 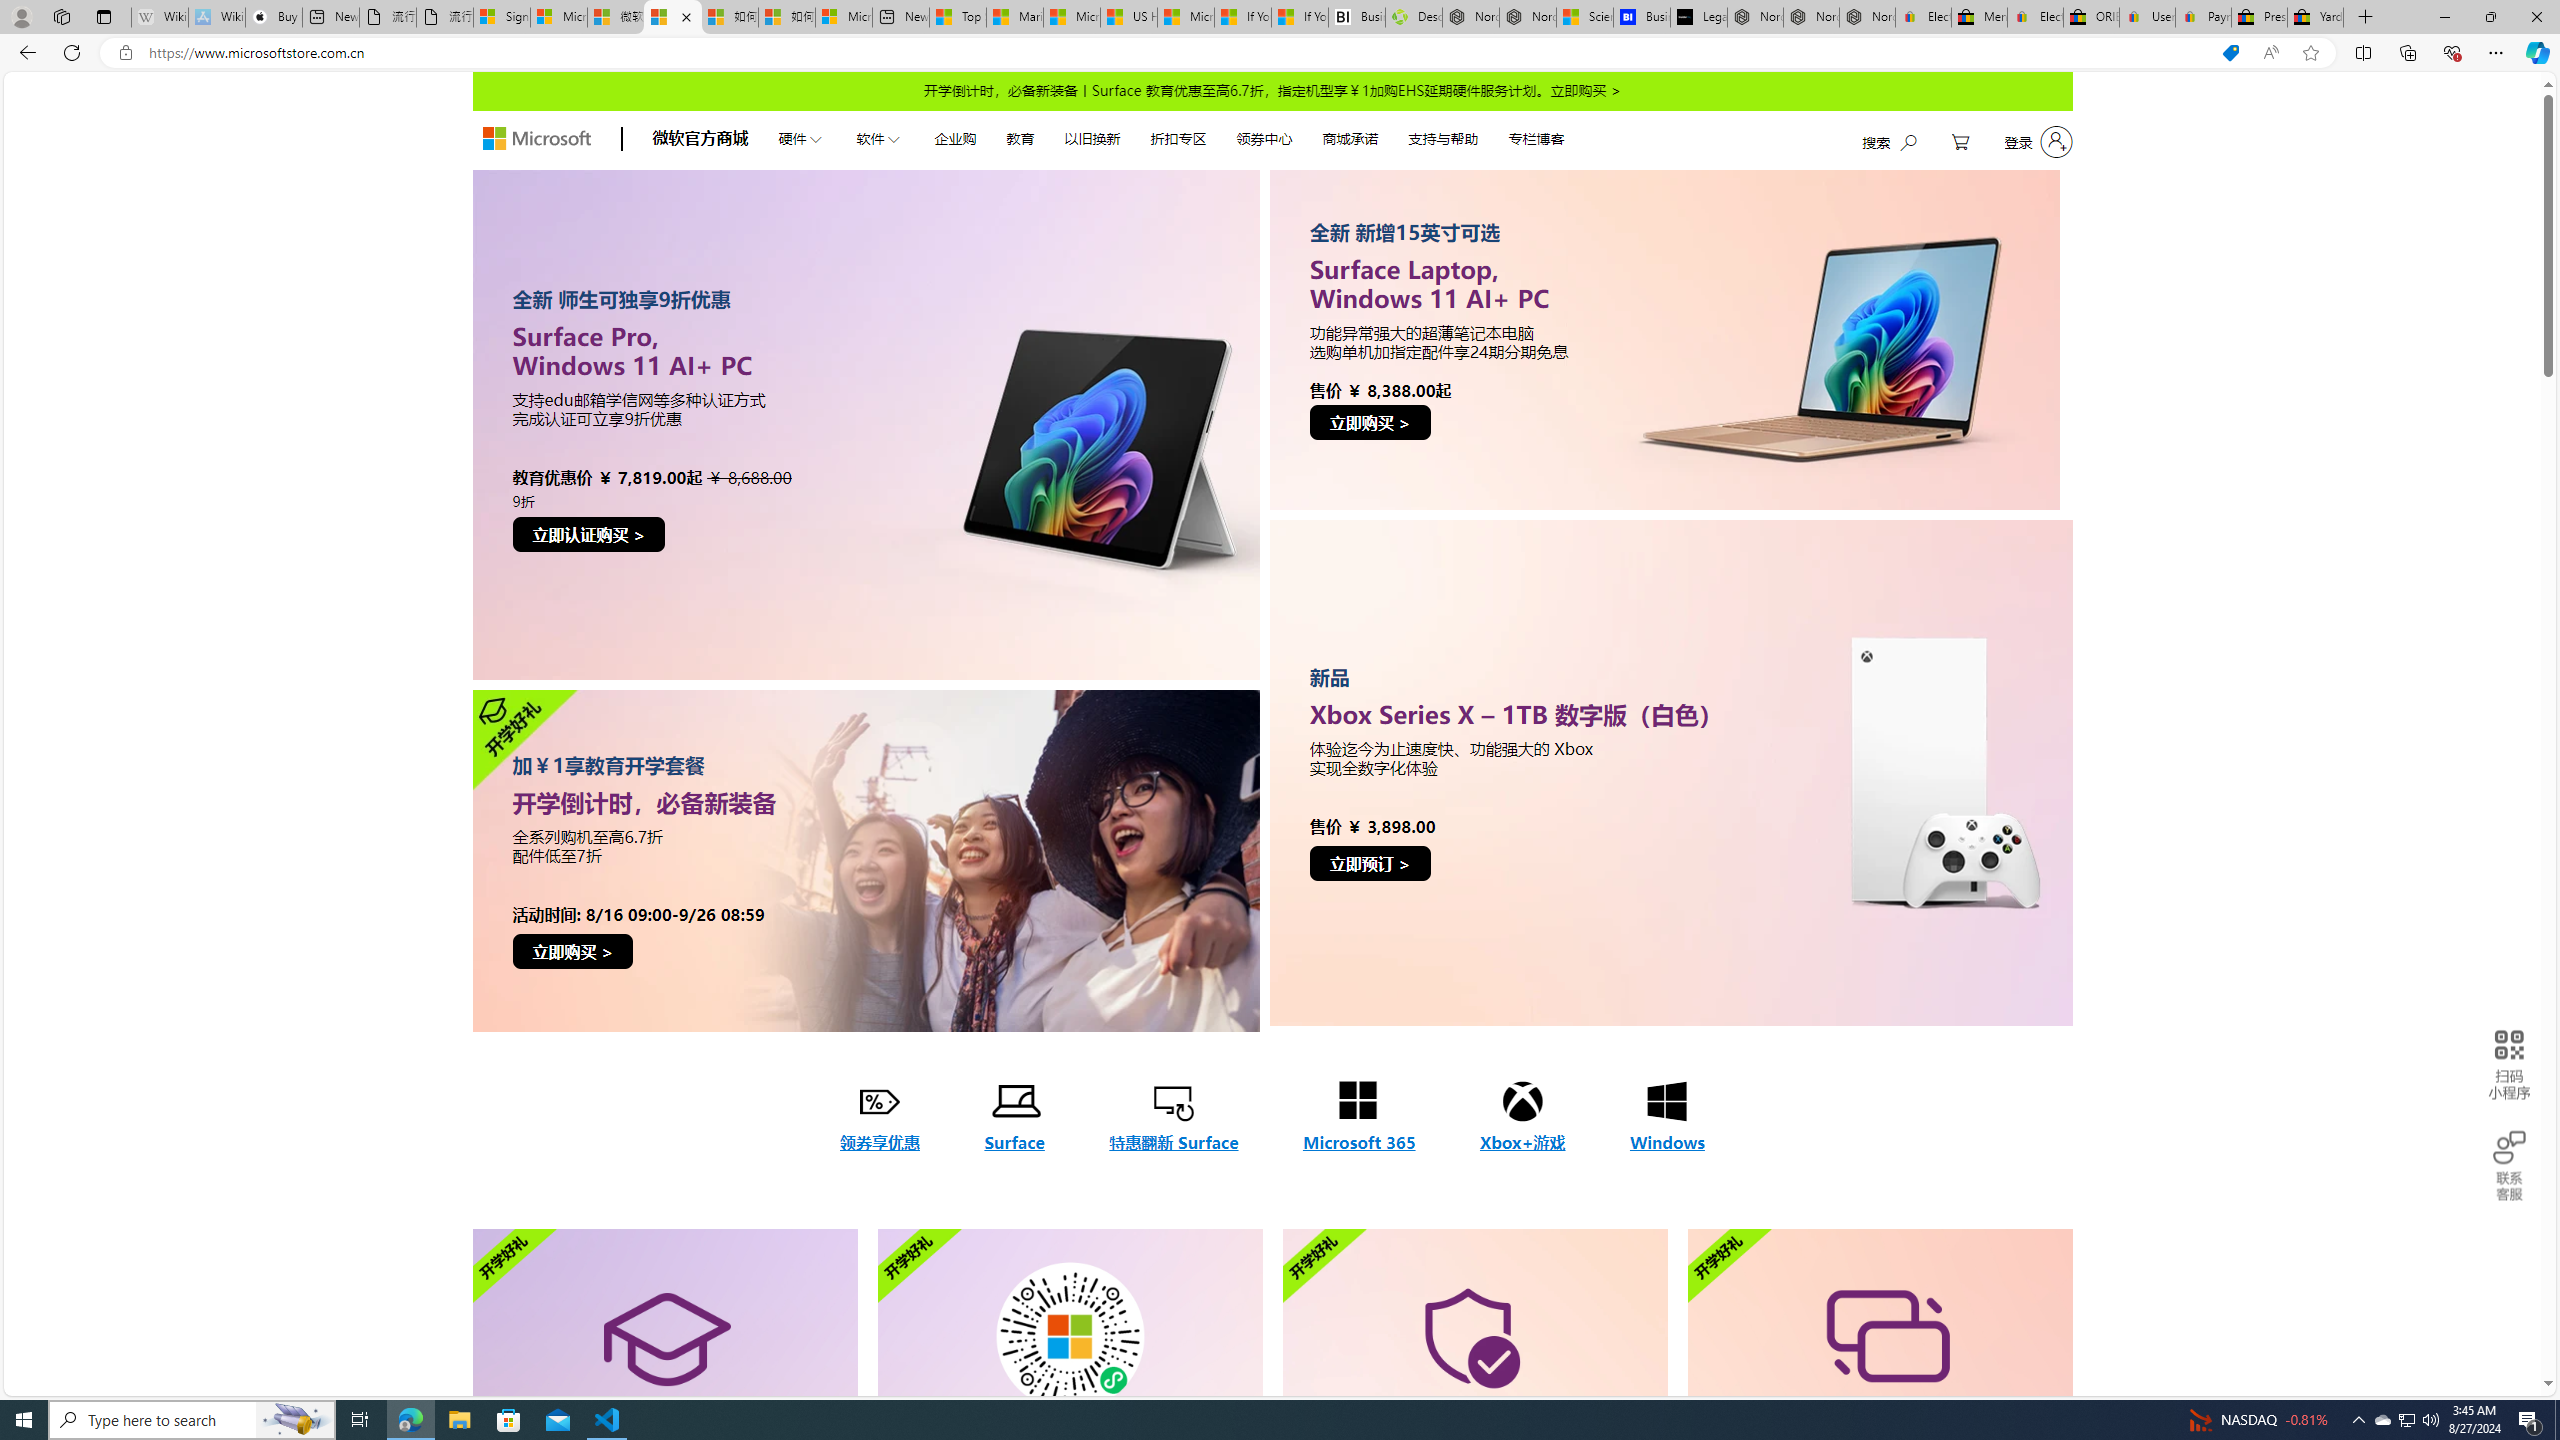 What do you see at coordinates (1960, 141) in the screenshot?
I see `'My Cart'` at bounding box center [1960, 141].